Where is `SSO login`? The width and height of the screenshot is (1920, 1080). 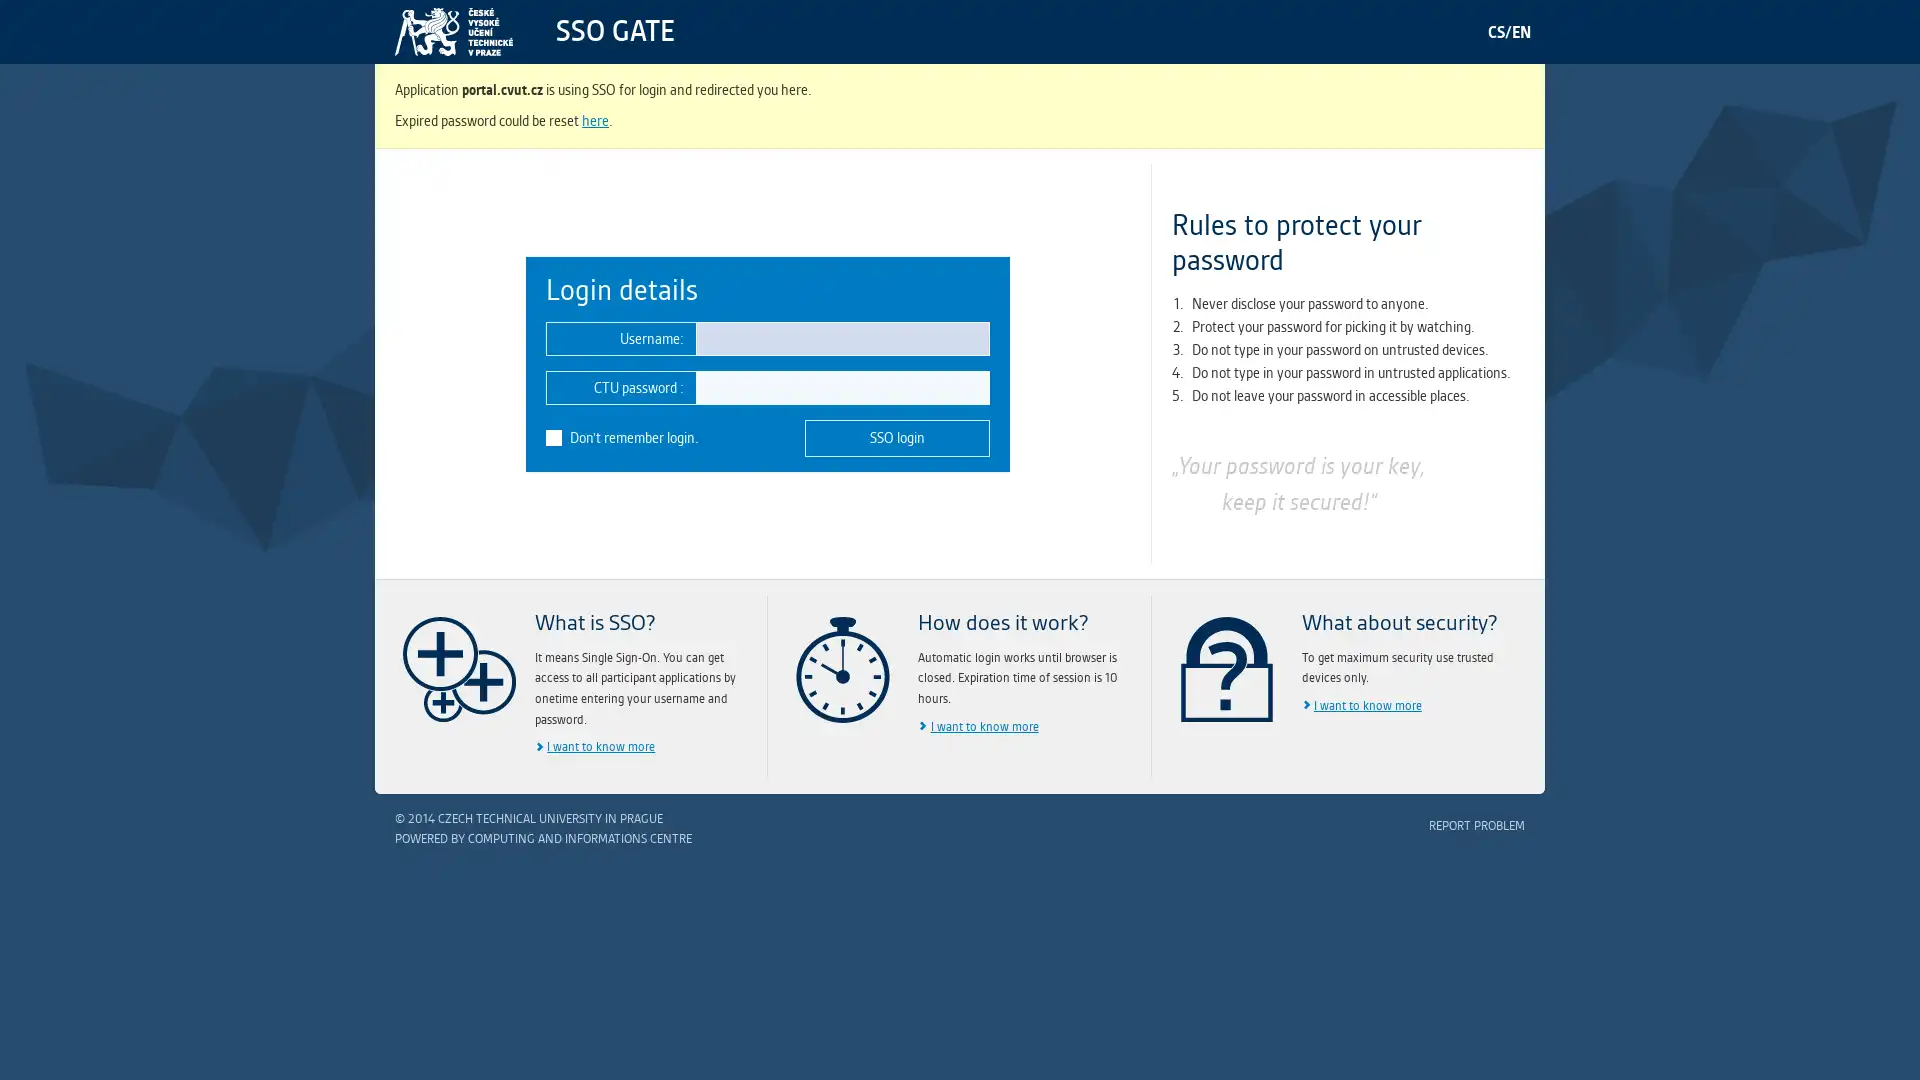 SSO login is located at coordinates (895, 436).